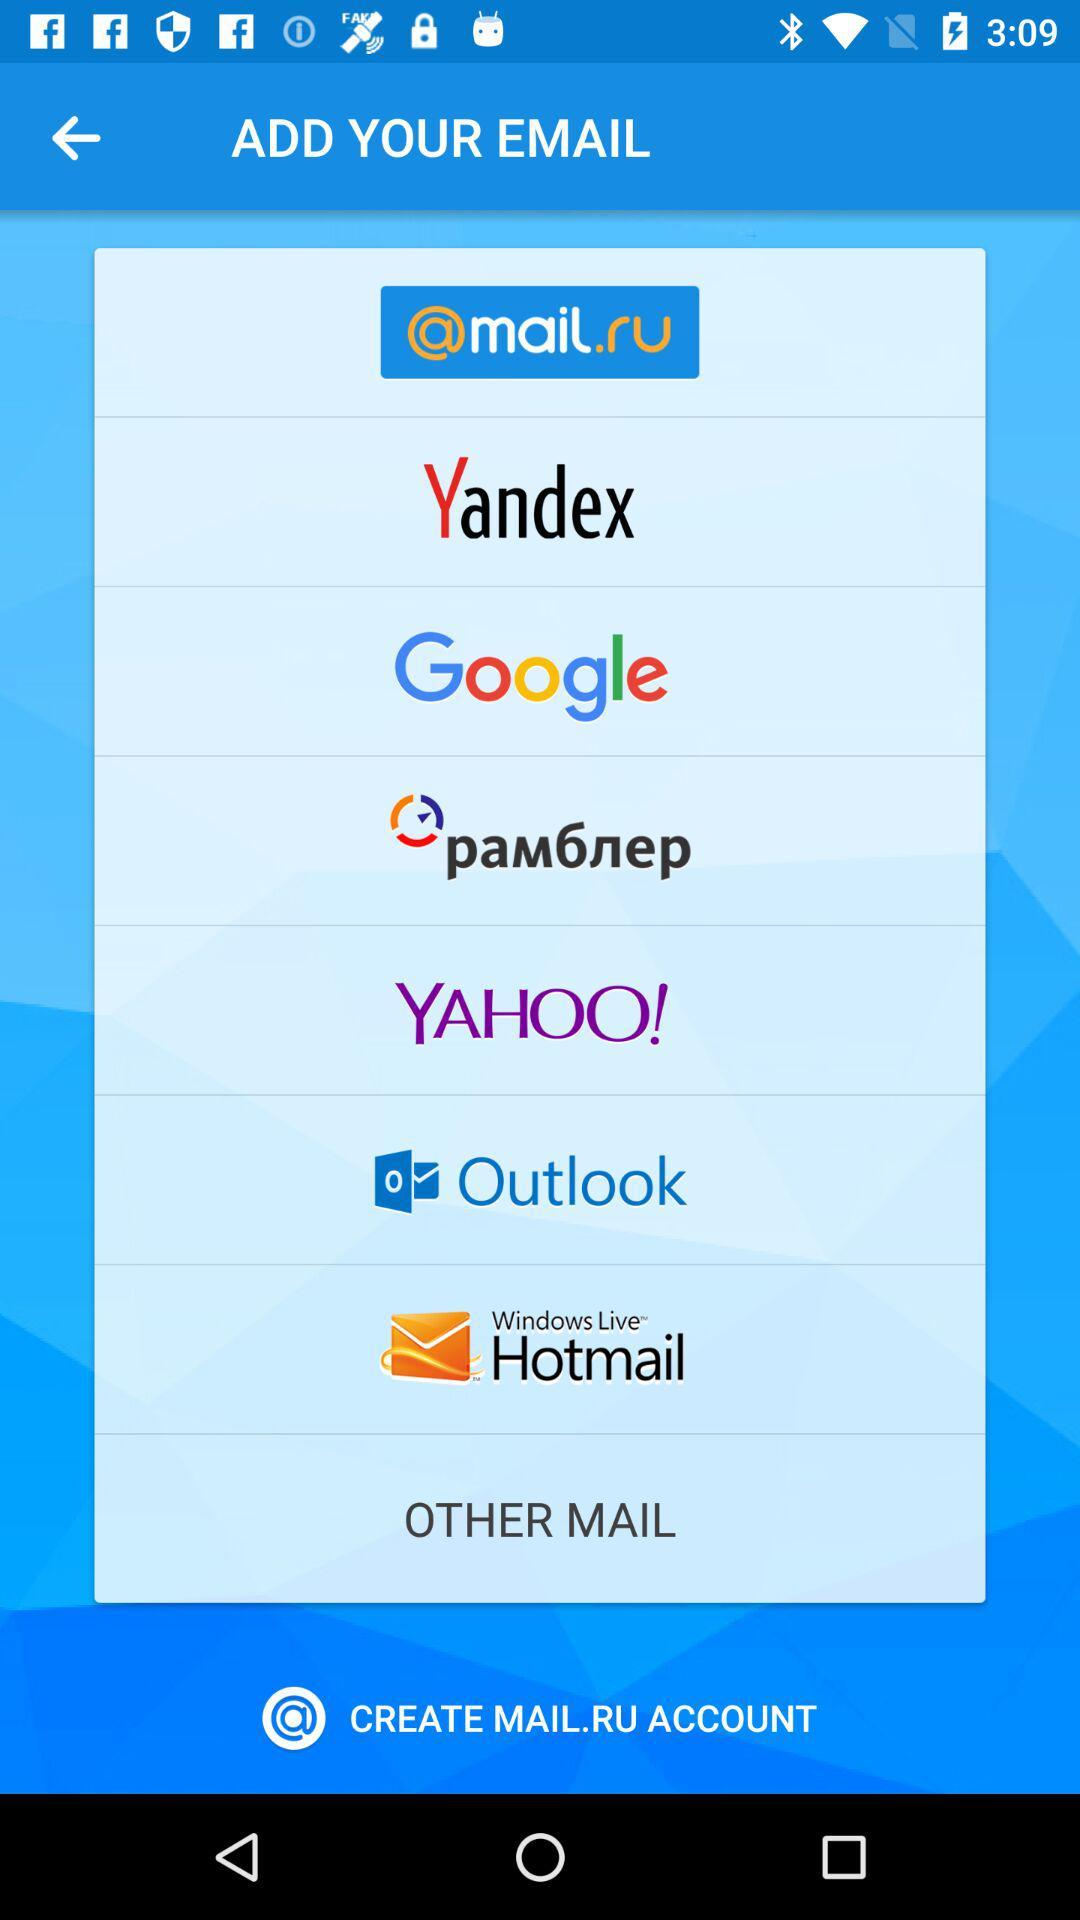 Image resolution: width=1080 pixels, height=1920 pixels. I want to click on tap mail option, so click(540, 671).